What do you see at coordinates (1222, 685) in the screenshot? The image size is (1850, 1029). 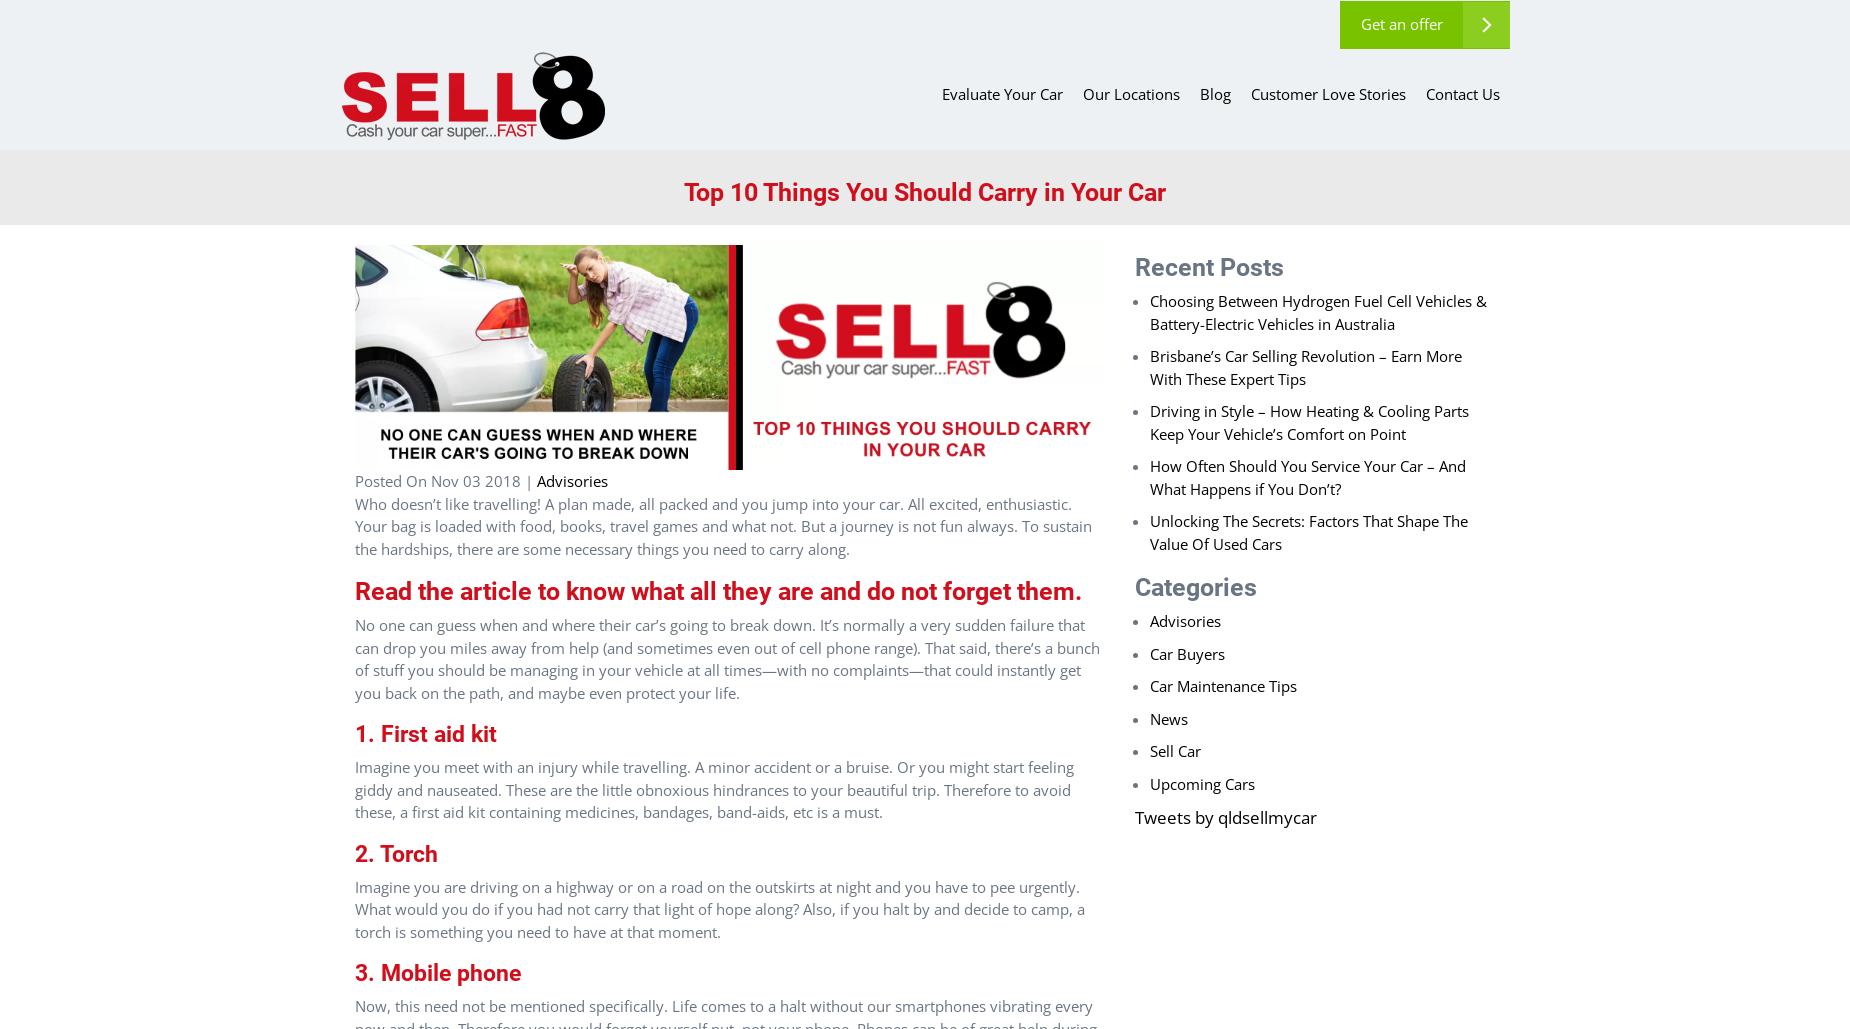 I see `'Car Maintenance Tips'` at bounding box center [1222, 685].